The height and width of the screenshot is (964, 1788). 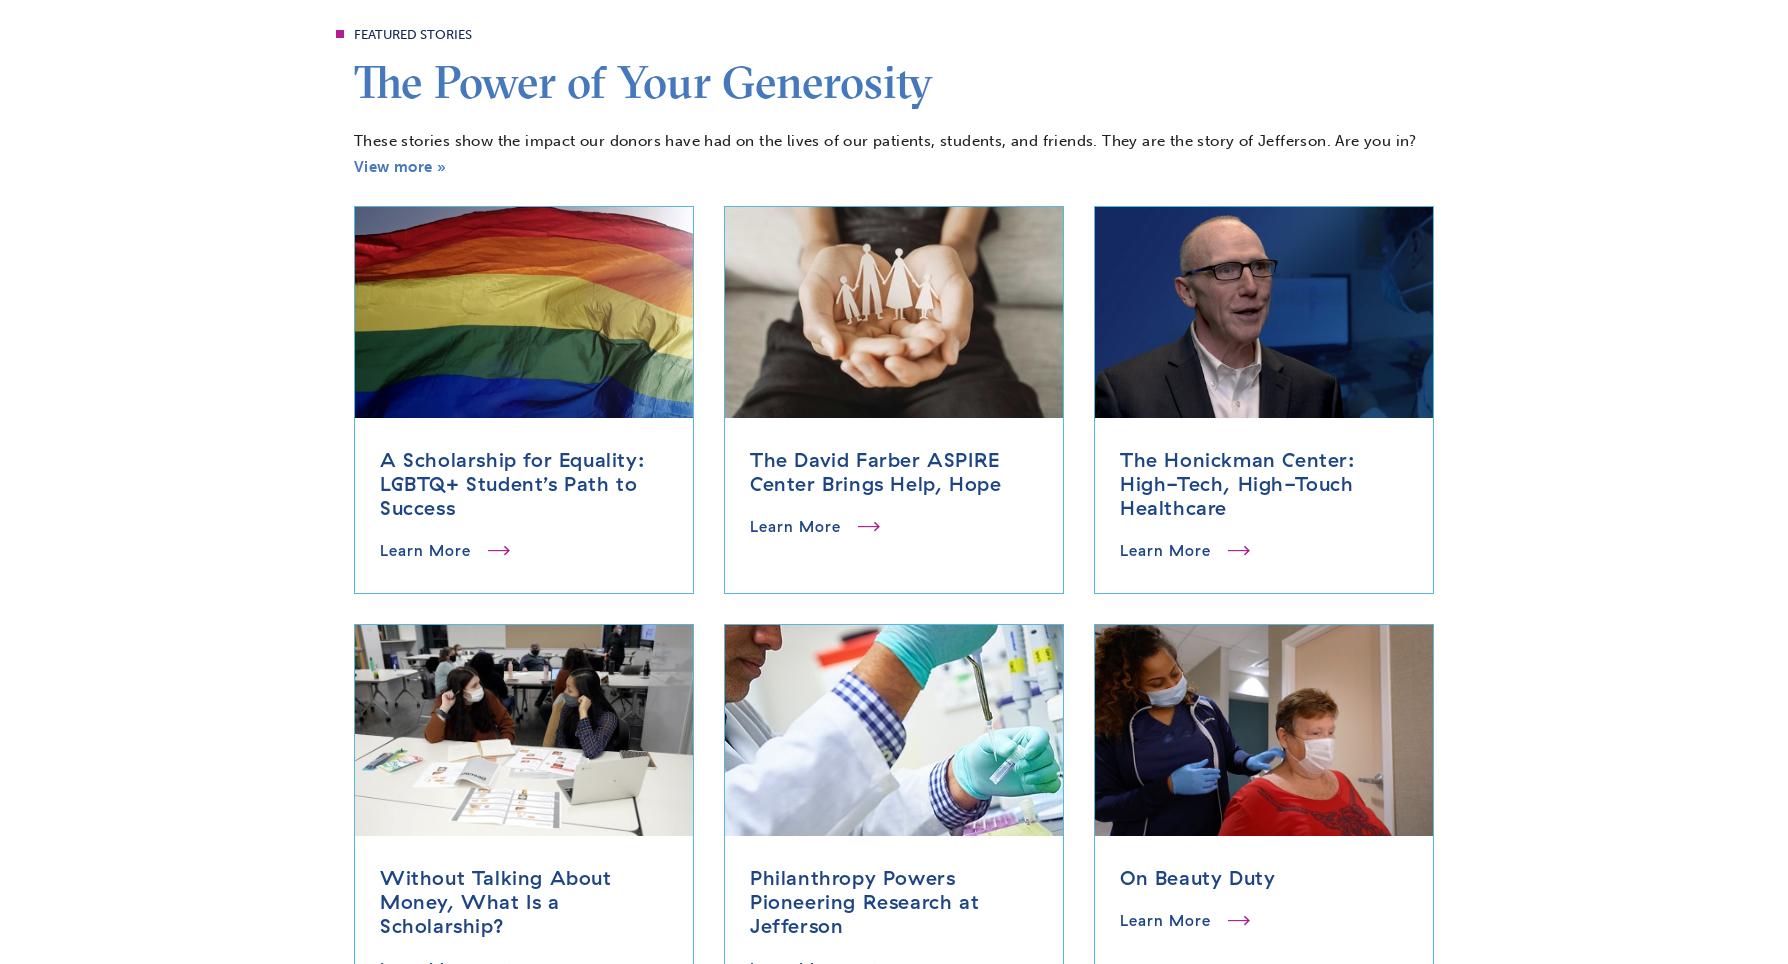 What do you see at coordinates (862, 899) in the screenshot?
I see `'Philanthropy Powers Pioneering Research at Jefferson'` at bounding box center [862, 899].